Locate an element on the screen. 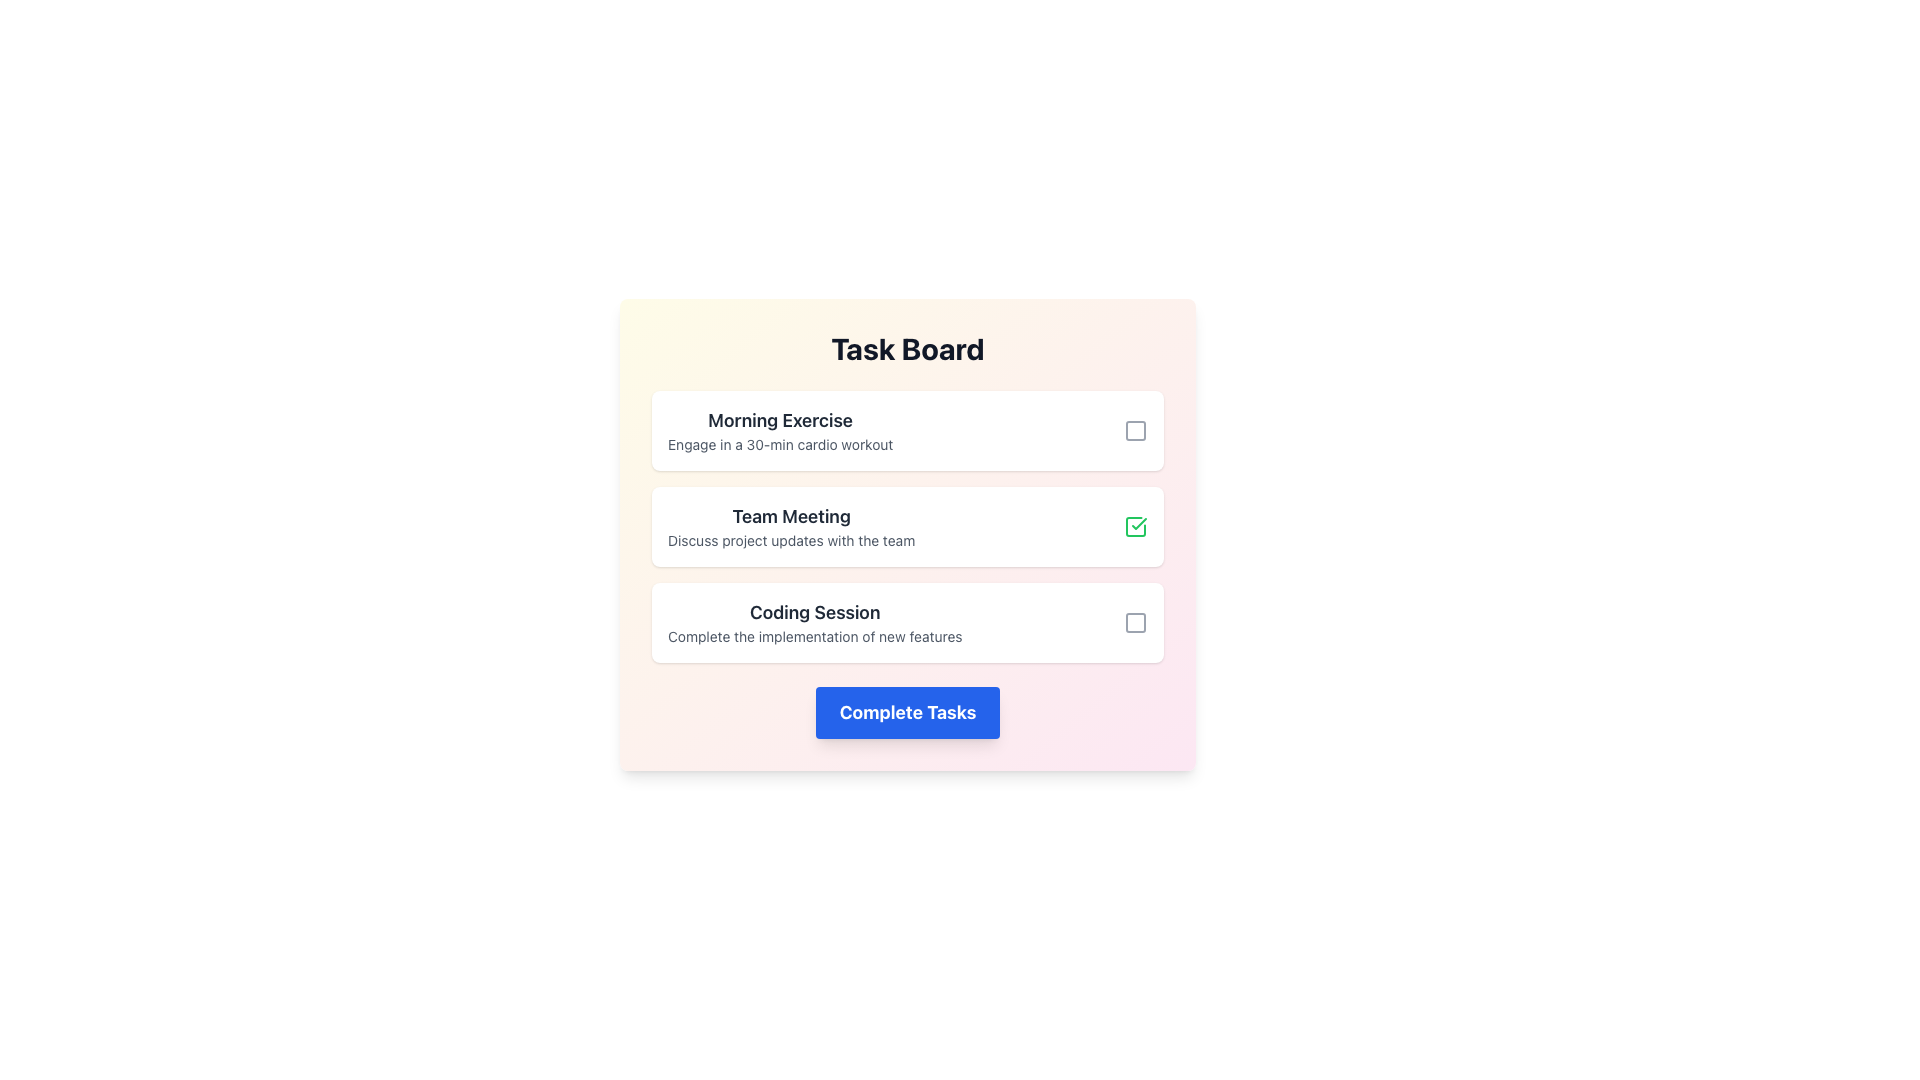  the task entry card at the top of the list, which includes a checkbox for marking the task as complete is located at coordinates (906, 430).